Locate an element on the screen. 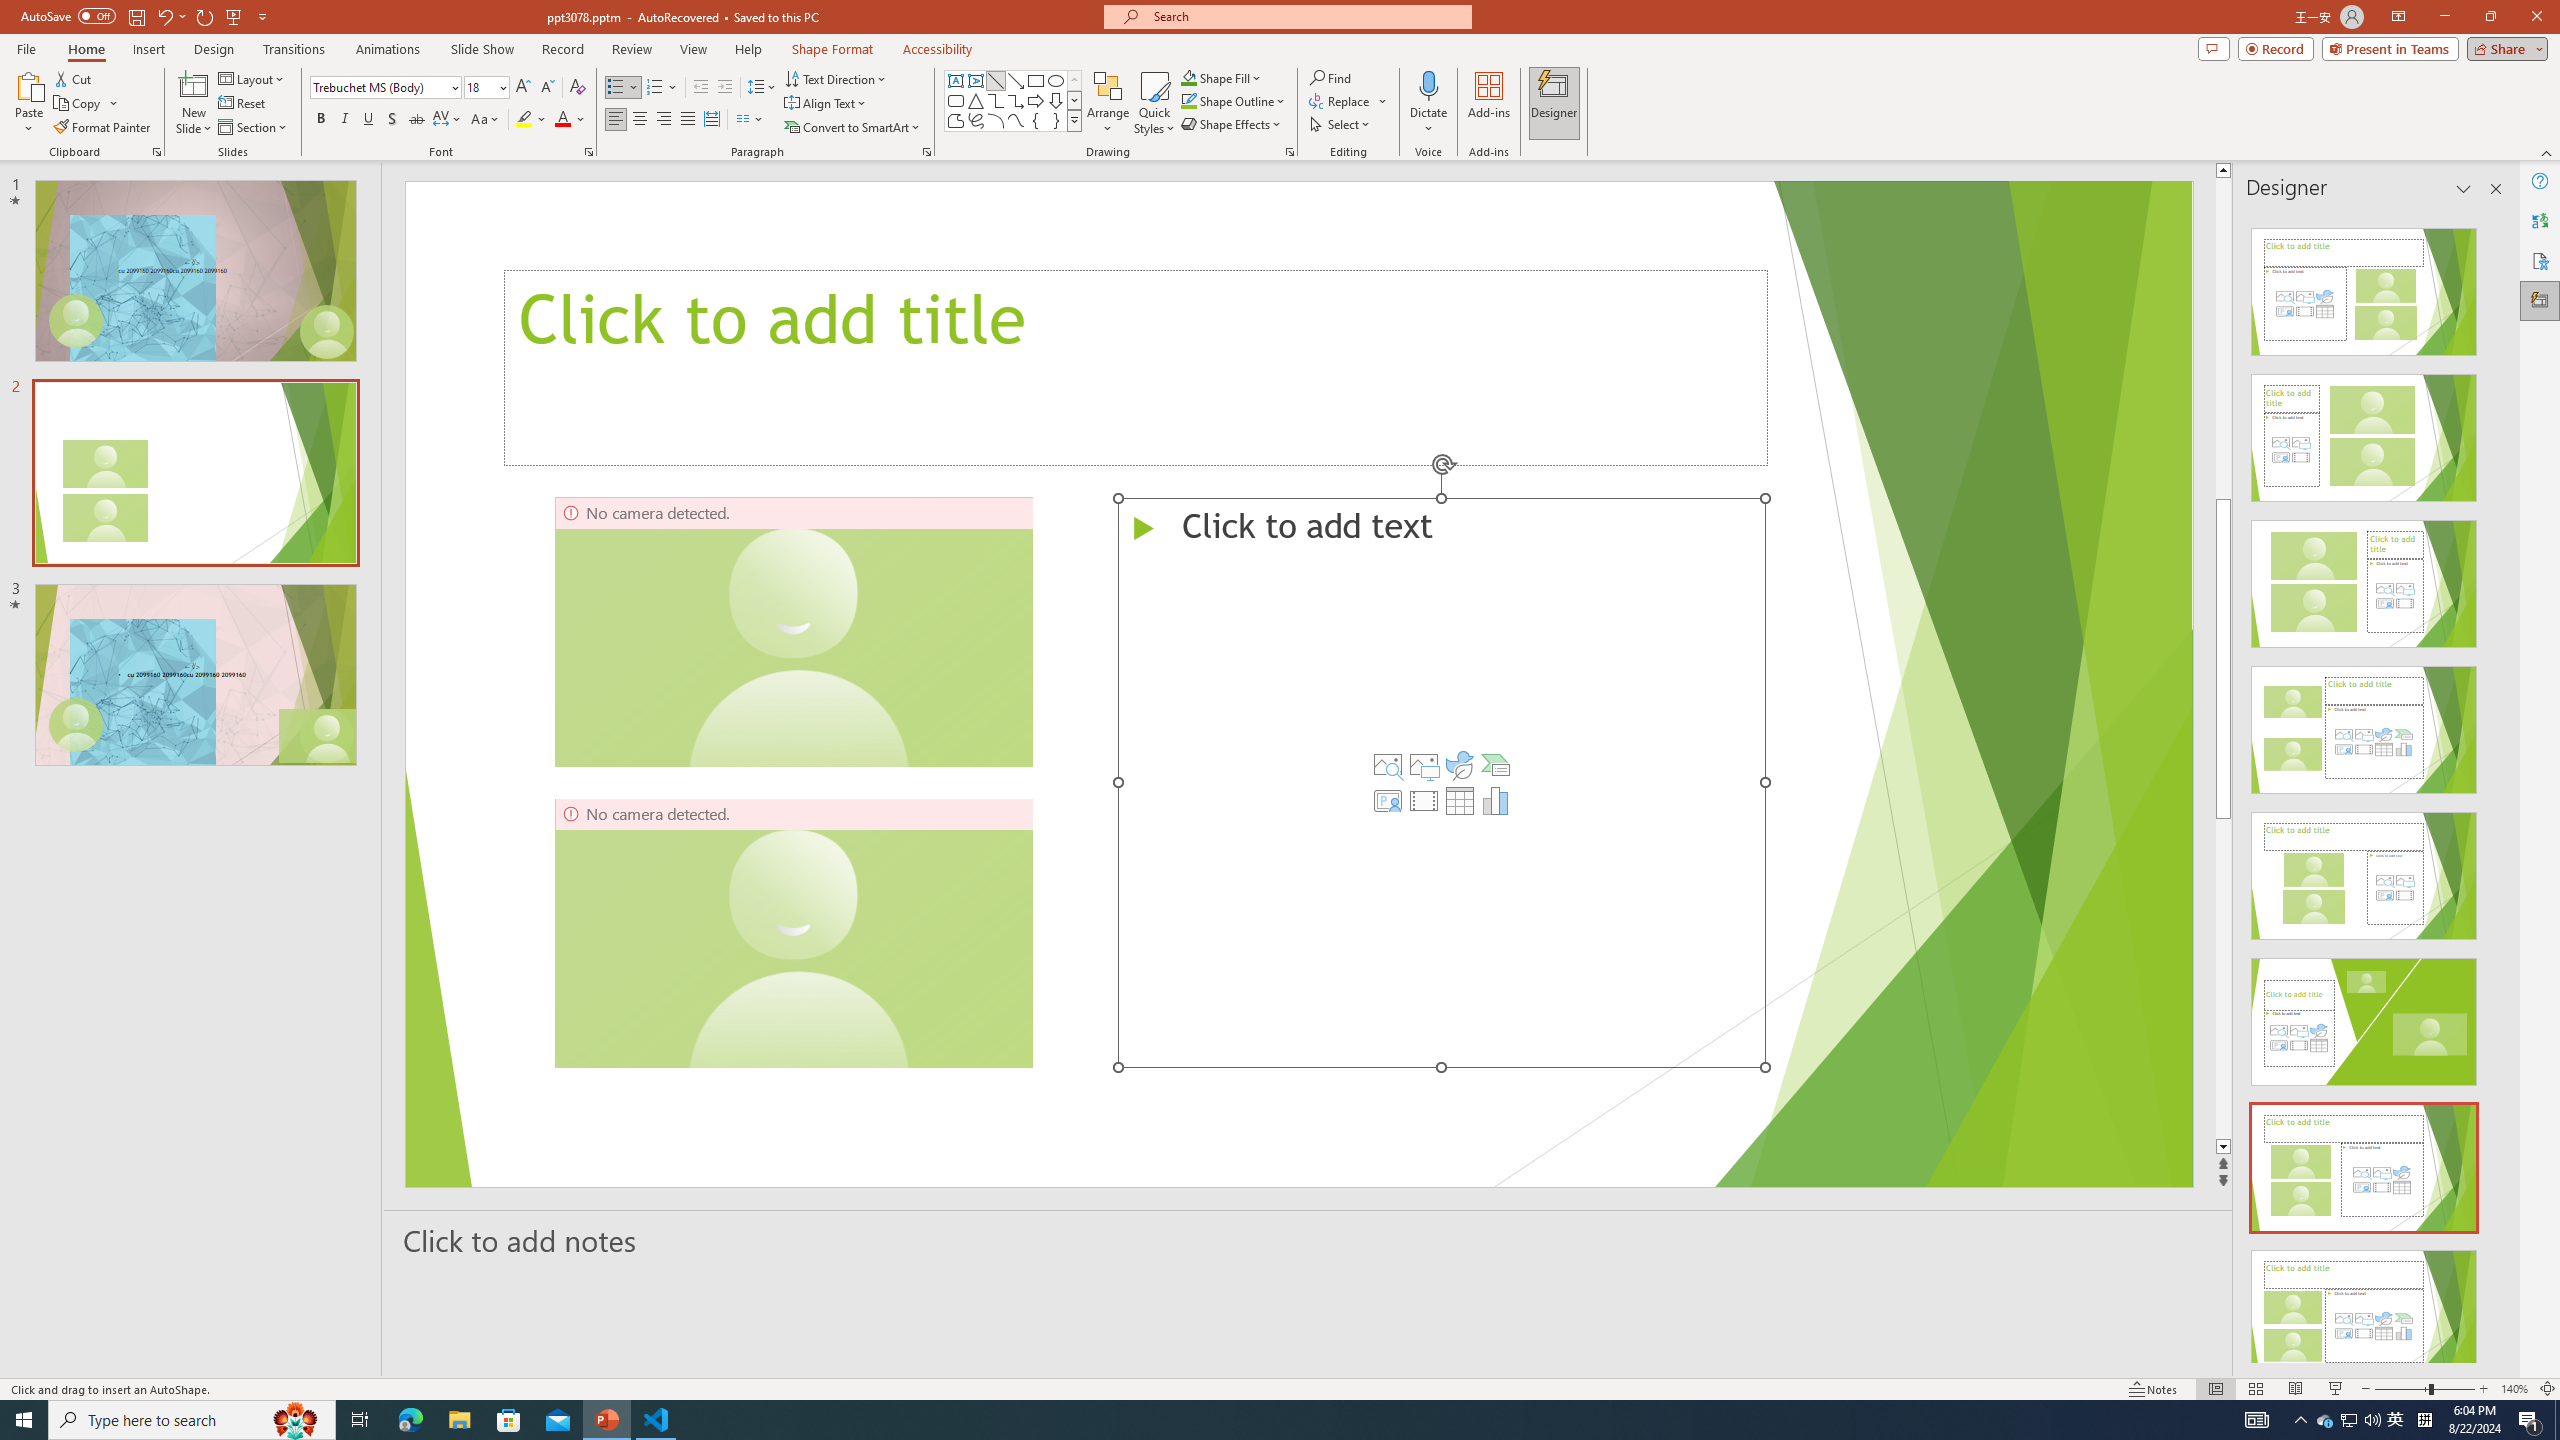 The width and height of the screenshot is (2560, 1440). 'Connector: Elbow' is located at coordinates (994, 99).